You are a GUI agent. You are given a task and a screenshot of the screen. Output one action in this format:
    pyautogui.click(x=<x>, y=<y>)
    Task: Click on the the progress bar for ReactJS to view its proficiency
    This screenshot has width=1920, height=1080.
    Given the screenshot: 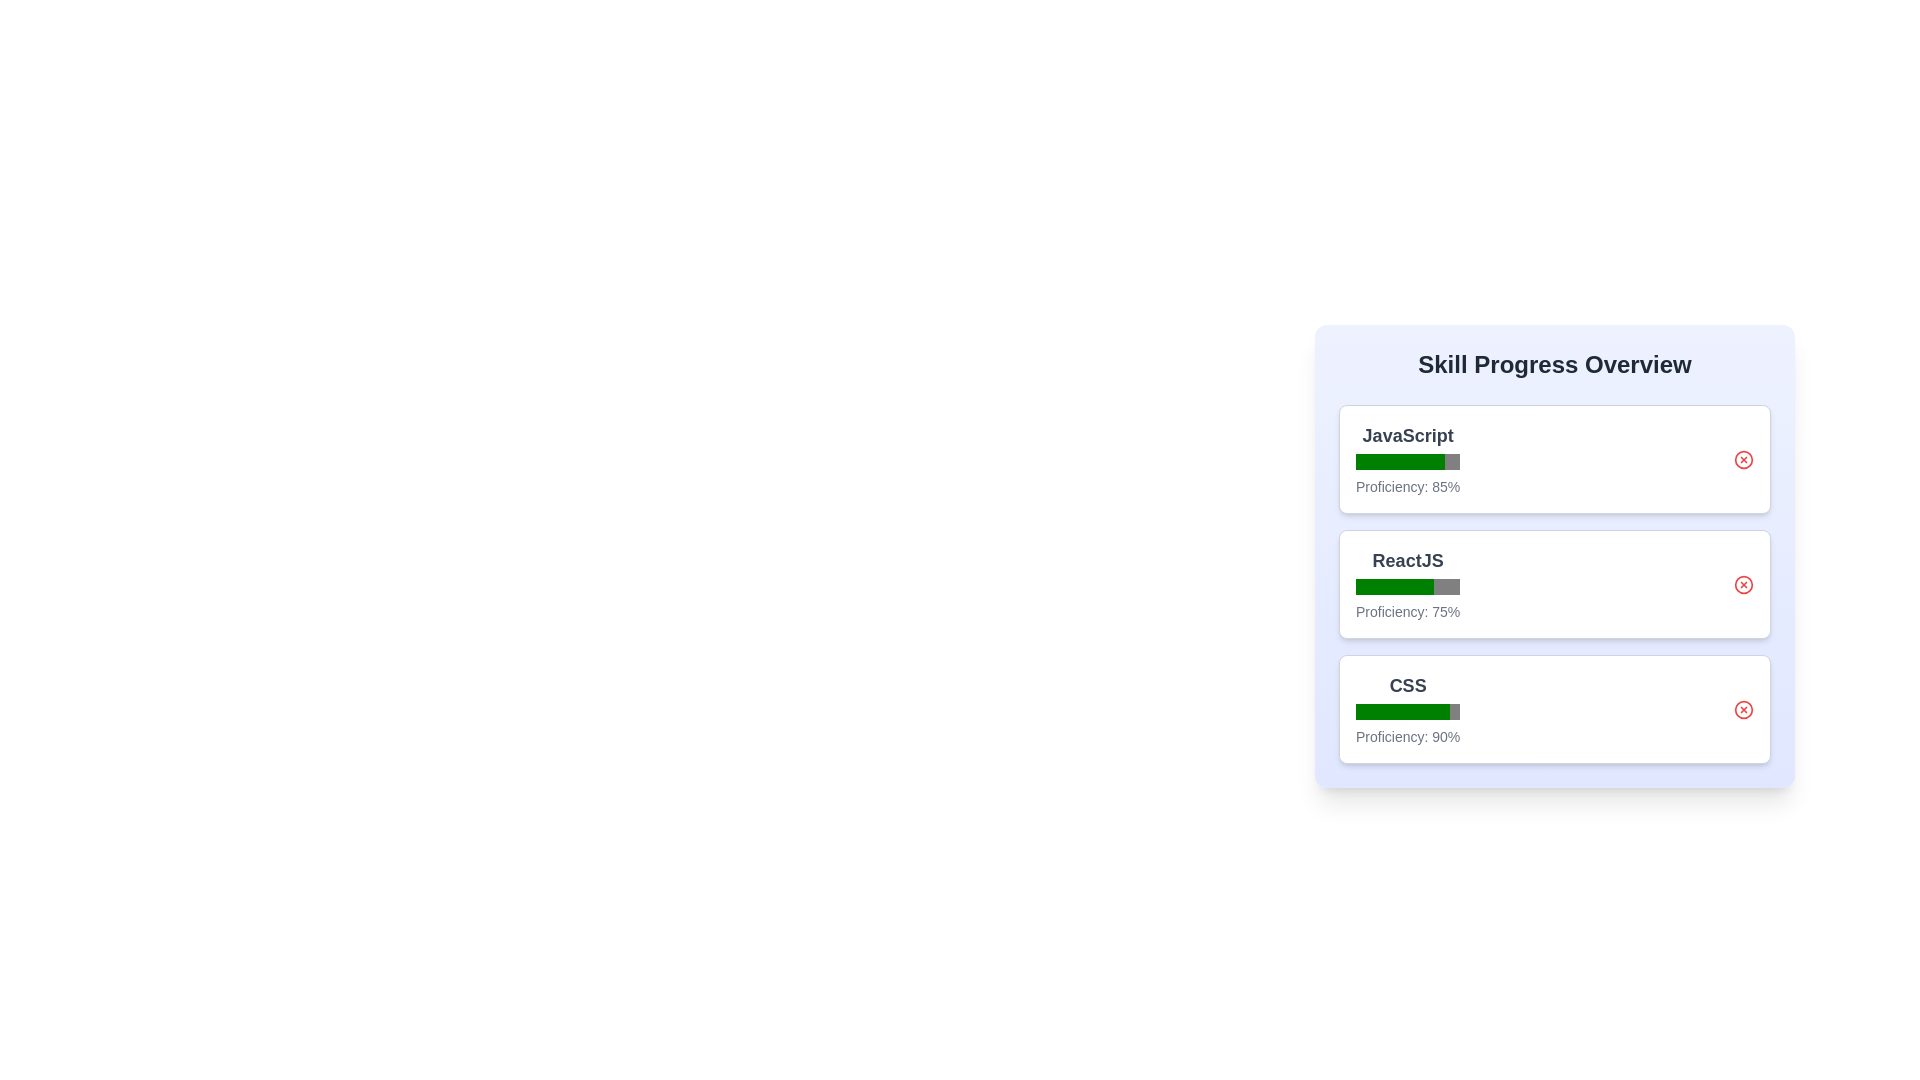 What is the action you would take?
    pyautogui.click(x=1406, y=585)
    